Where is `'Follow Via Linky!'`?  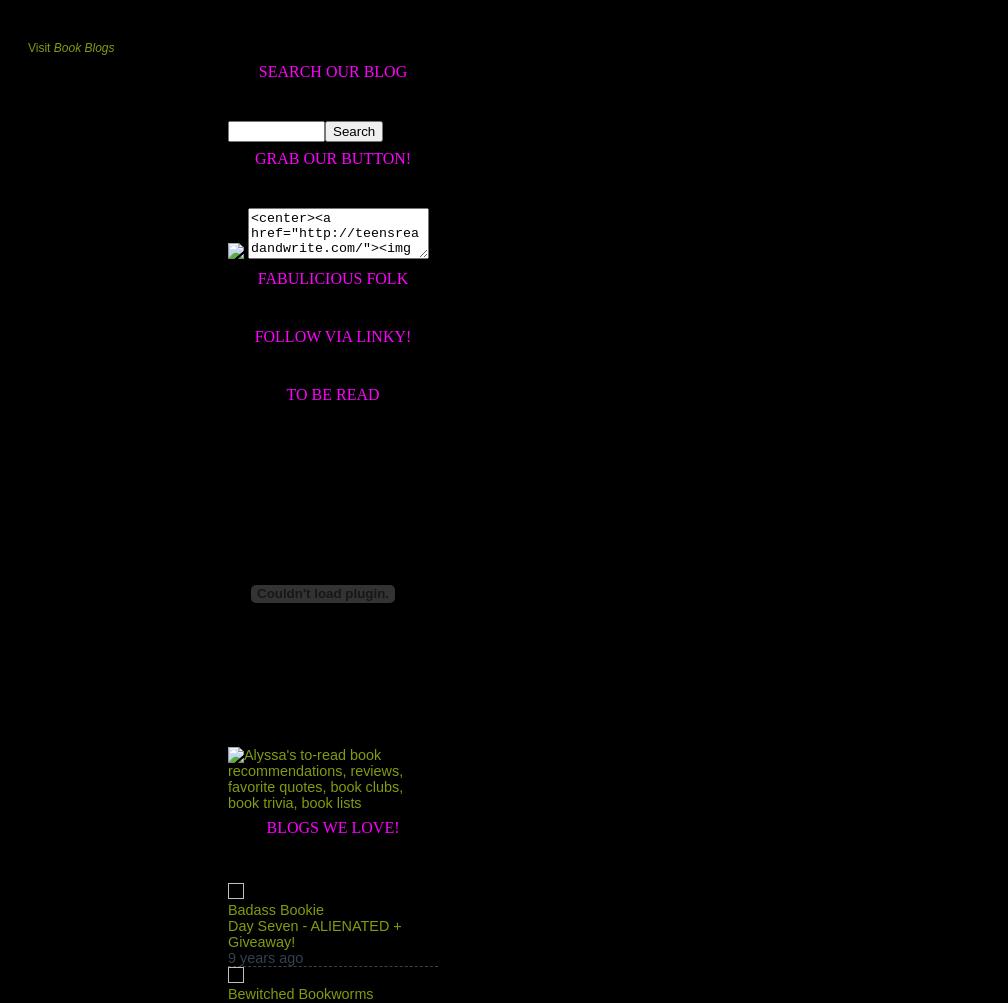 'Follow Via Linky!' is located at coordinates (332, 334).